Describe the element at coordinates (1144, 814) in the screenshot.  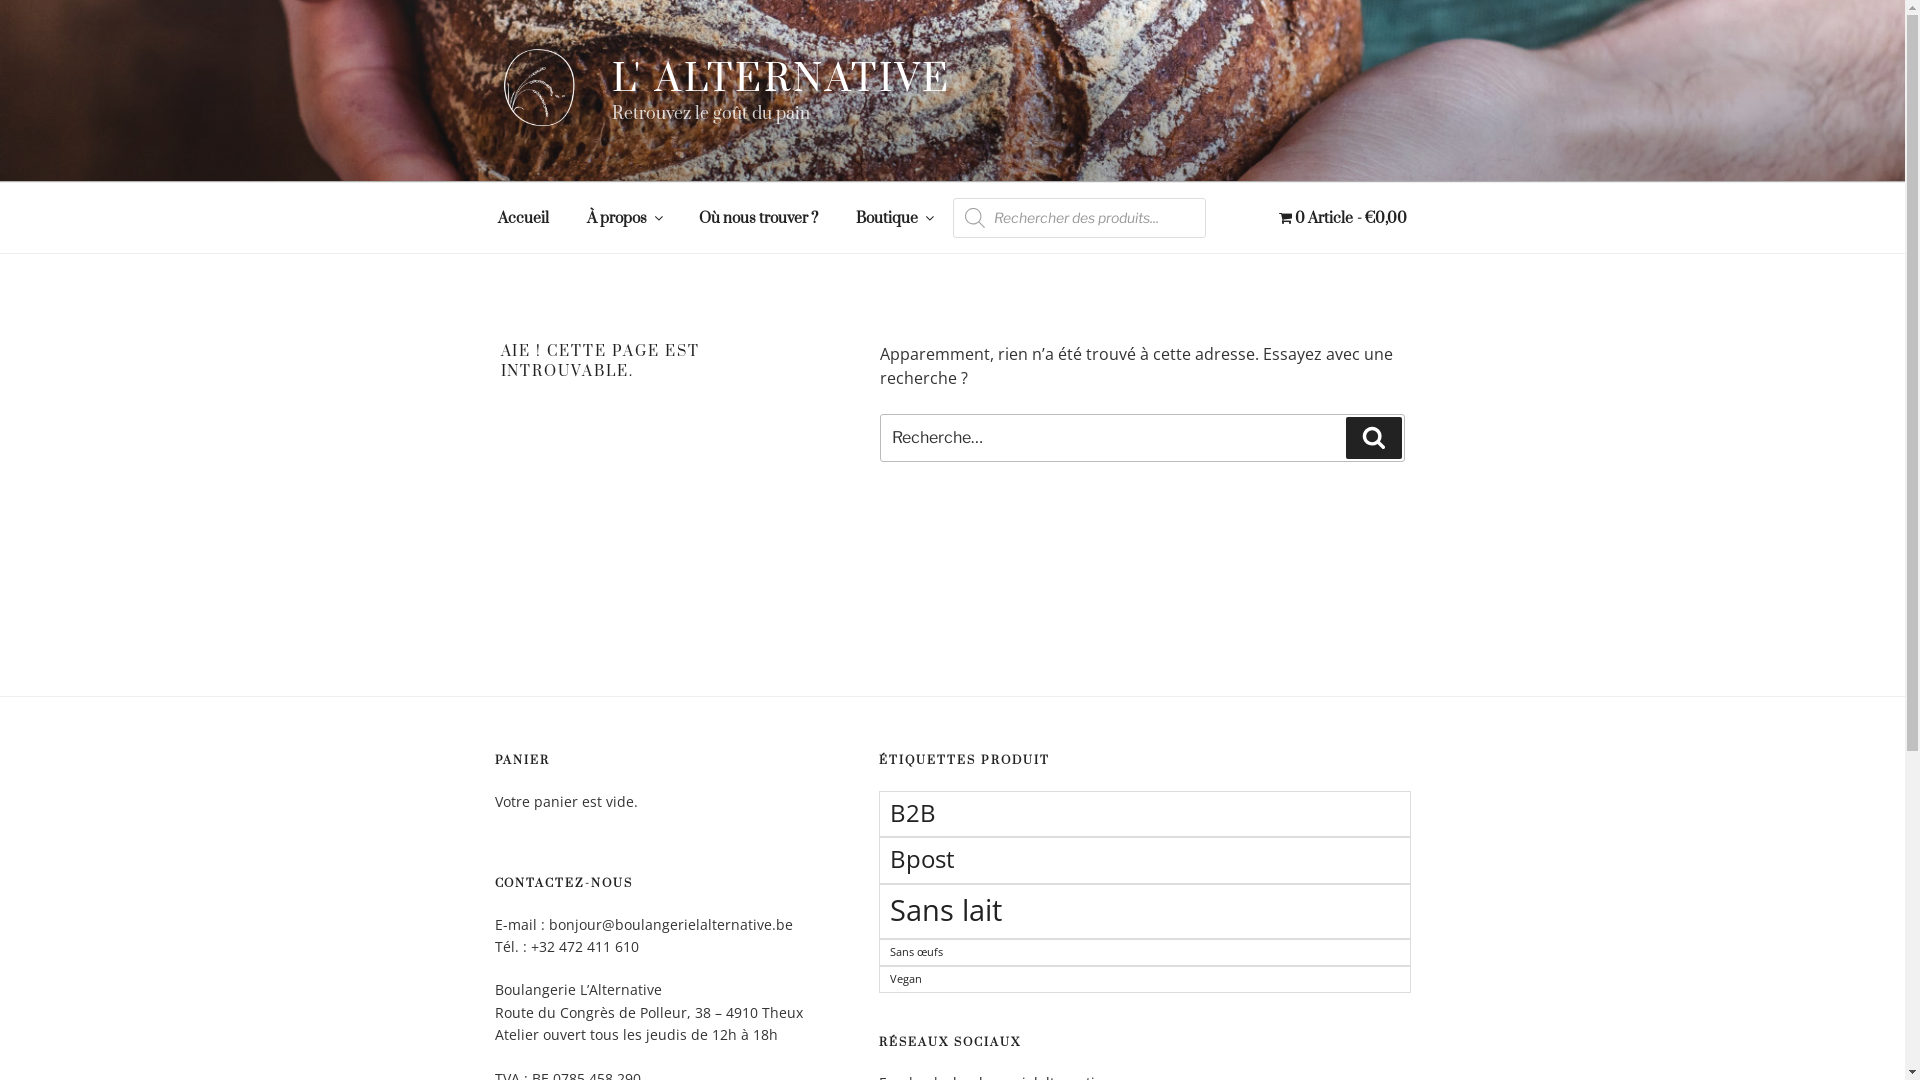
I see `'B2B'` at that location.